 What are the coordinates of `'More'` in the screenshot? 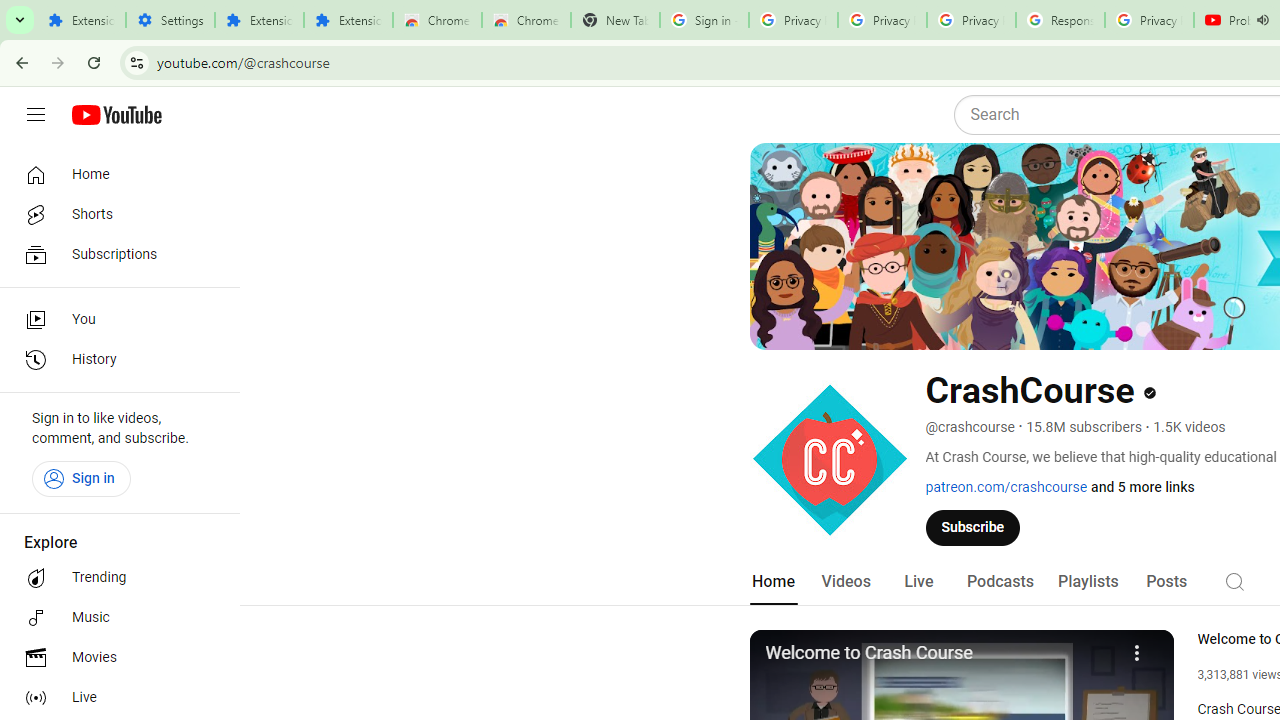 It's located at (1137, 650).